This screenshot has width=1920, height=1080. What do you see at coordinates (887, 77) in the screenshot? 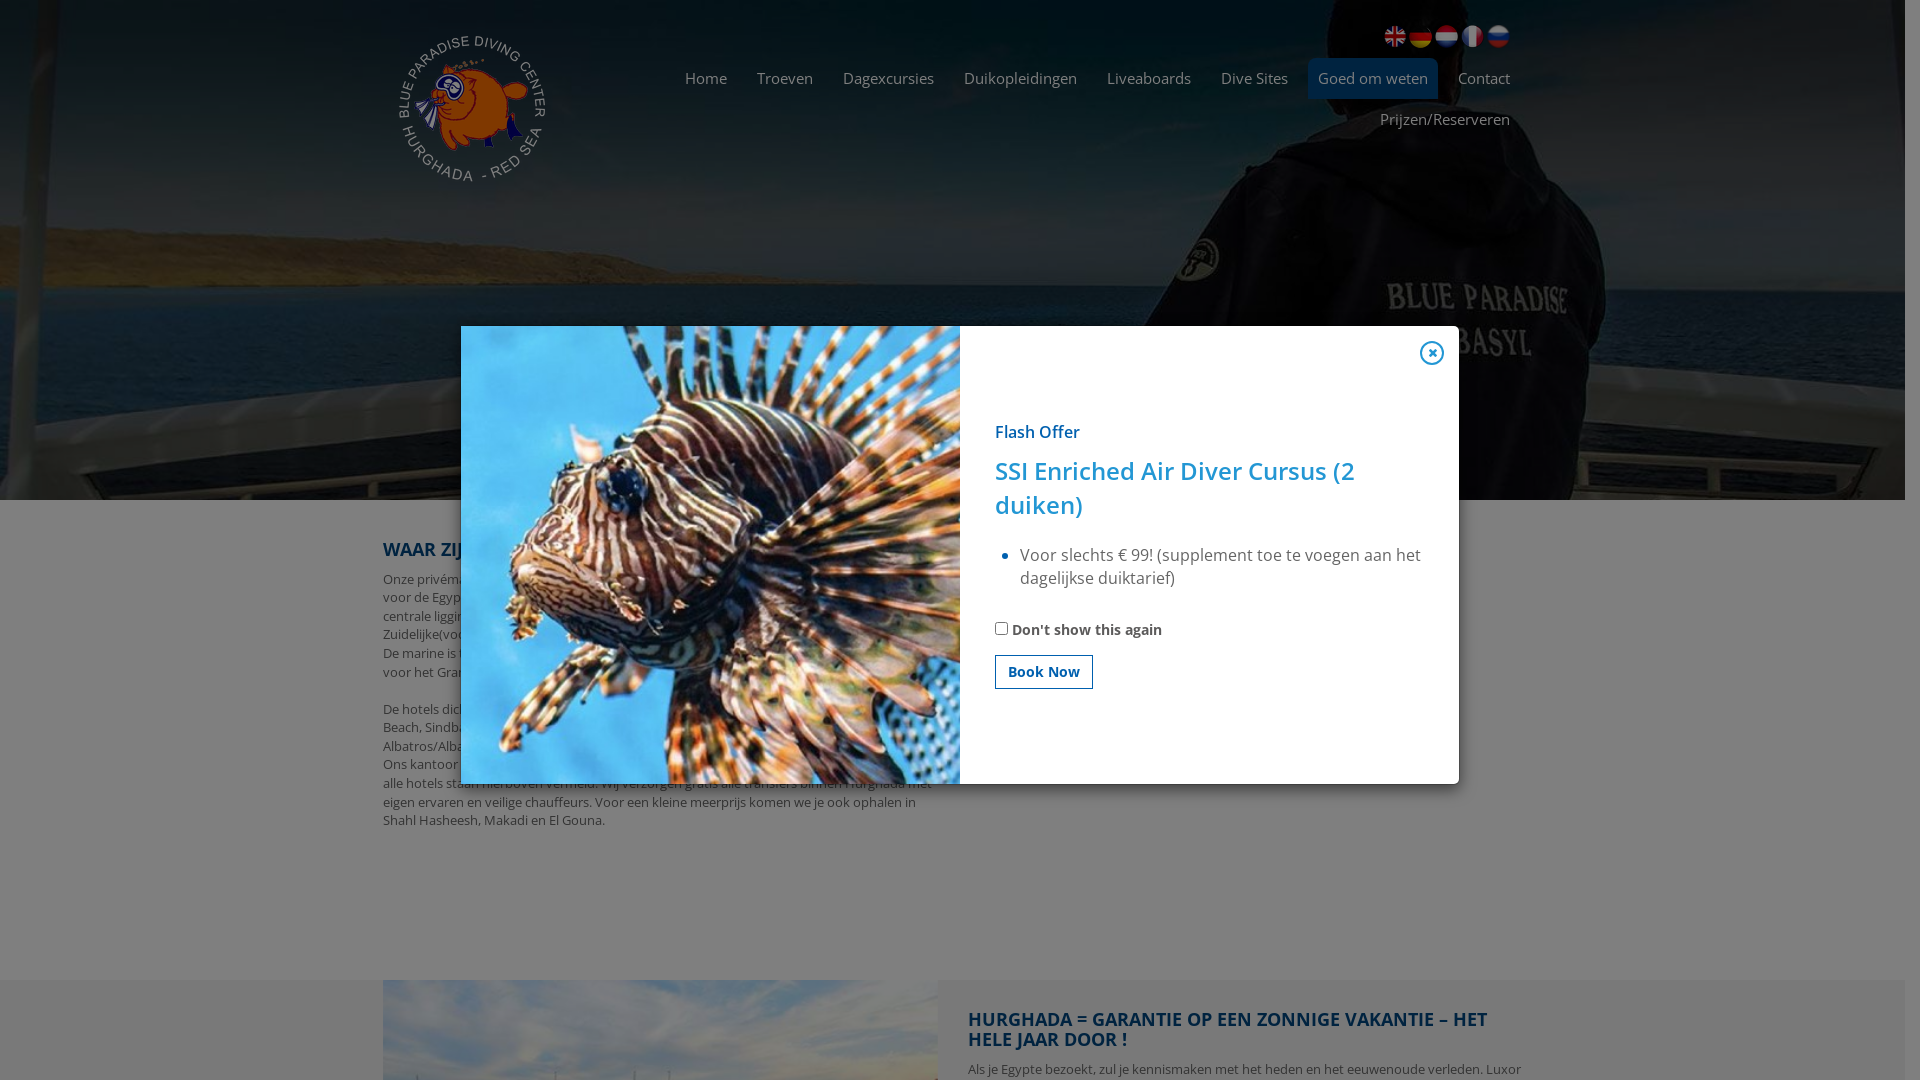
I see `'Dagexcursies'` at bounding box center [887, 77].